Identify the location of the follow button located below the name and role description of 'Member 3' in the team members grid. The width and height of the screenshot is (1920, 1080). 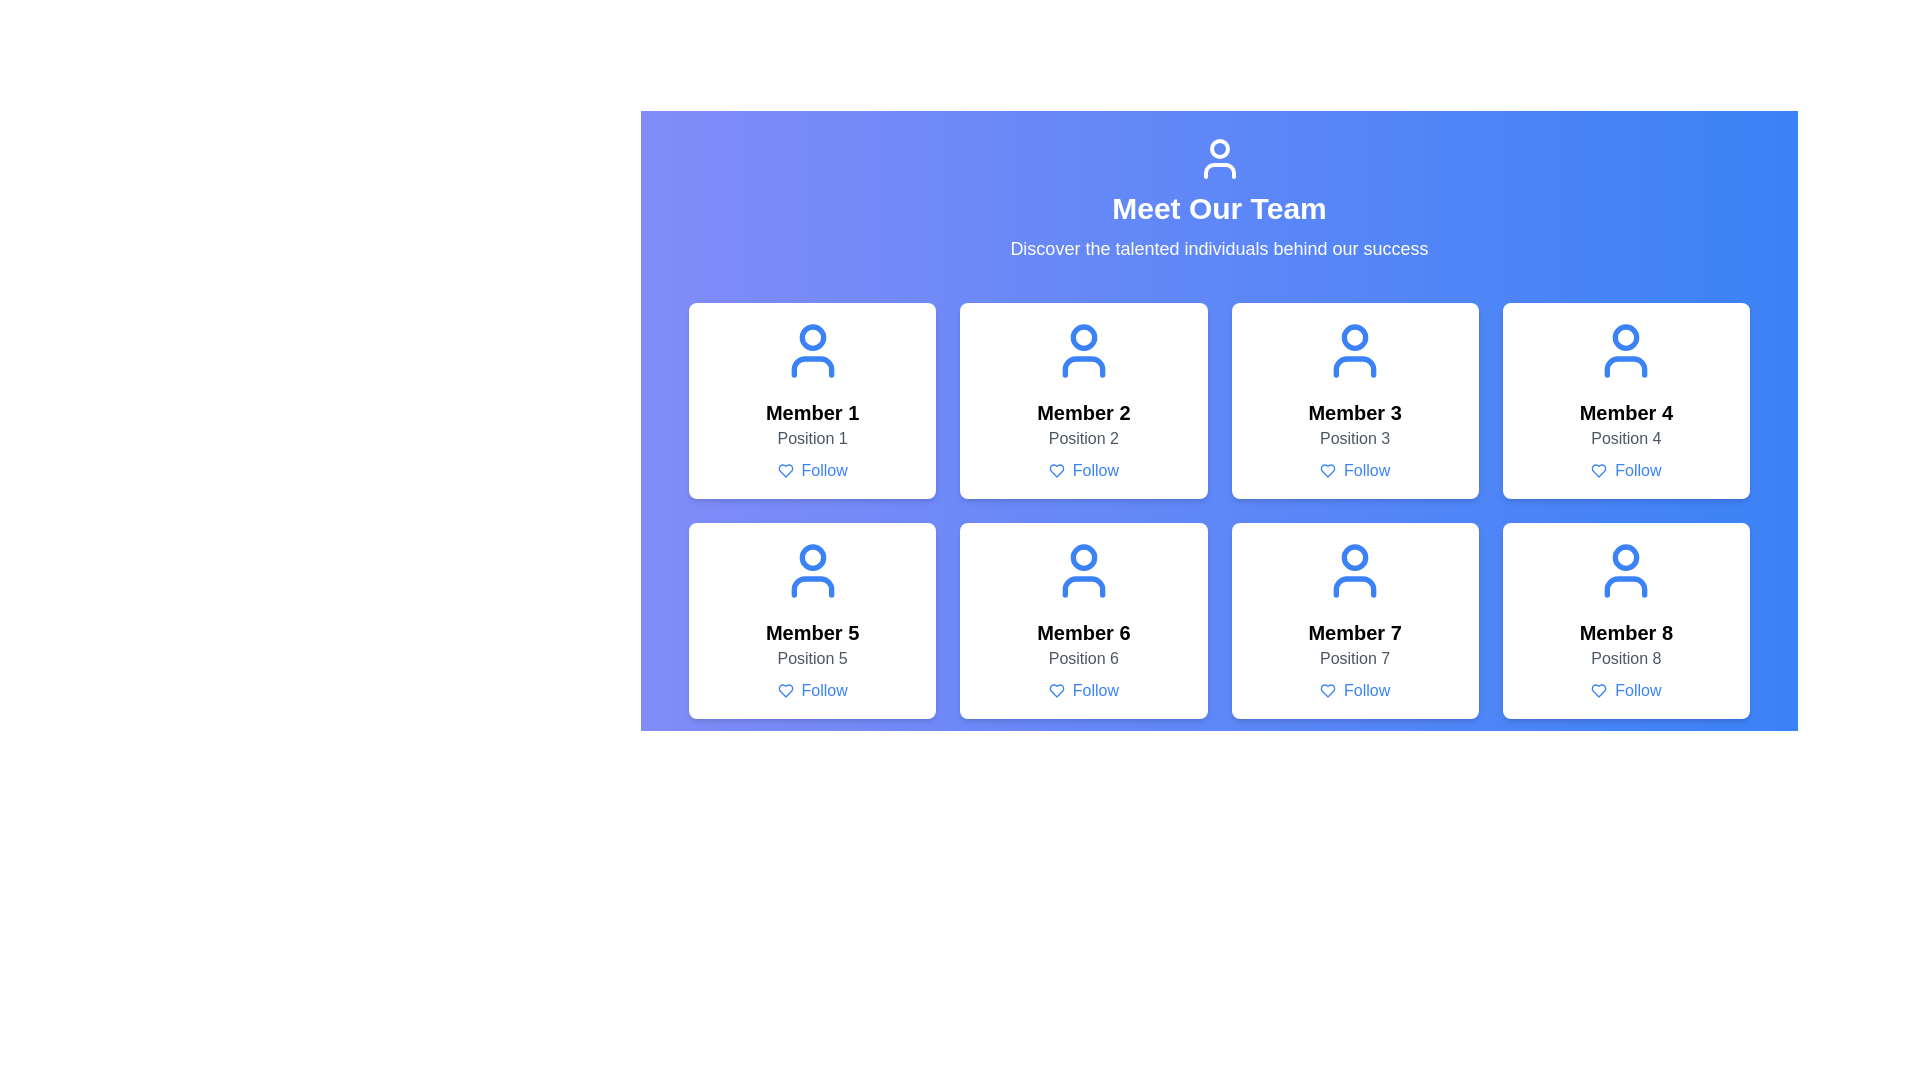
(1366, 470).